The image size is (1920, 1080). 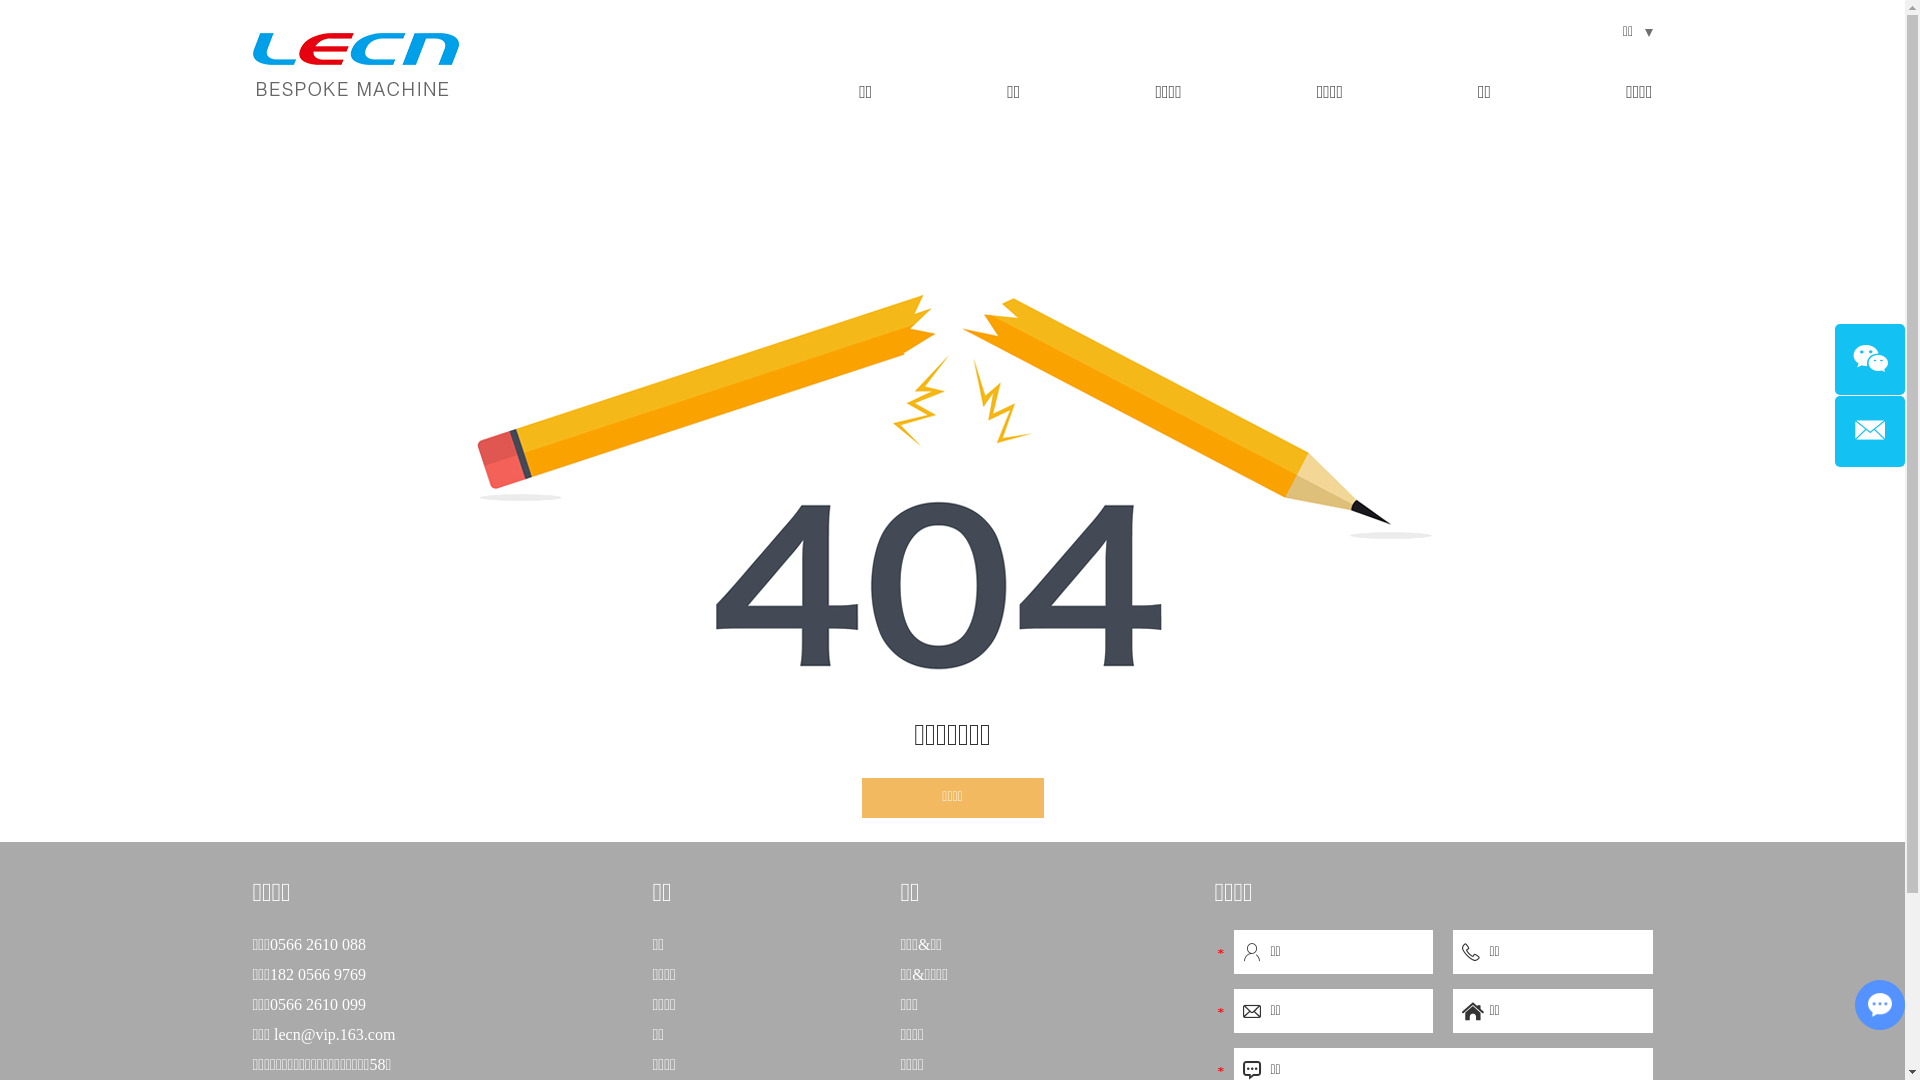 What do you see at coordinates (334, 1034) in the screenshot?
I see `'lecn@vip.163.com'` at bounding box center [334, 1034].